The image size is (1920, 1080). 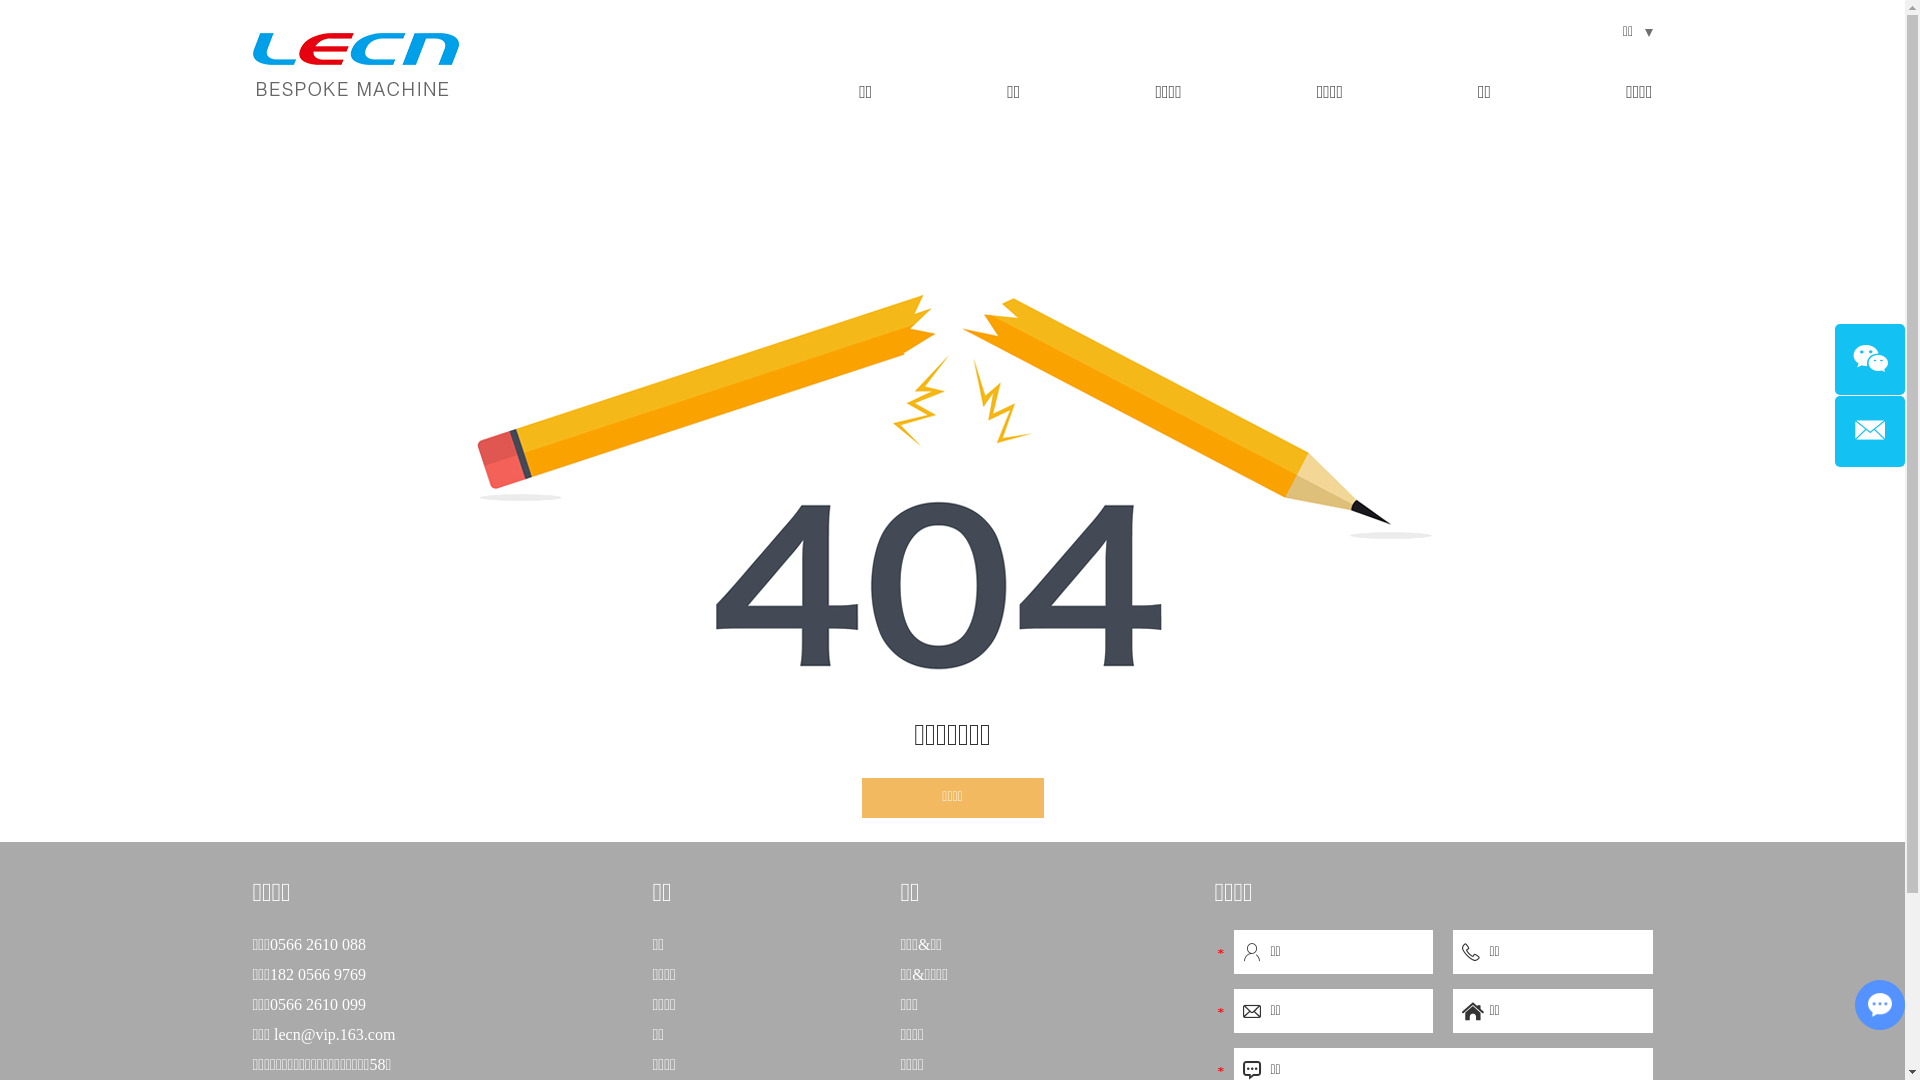 What do you see at coordinates (334, 1034) in the screenshot?
I see `'lecn@vip.163.com'` at bounding box center [334, 1034].